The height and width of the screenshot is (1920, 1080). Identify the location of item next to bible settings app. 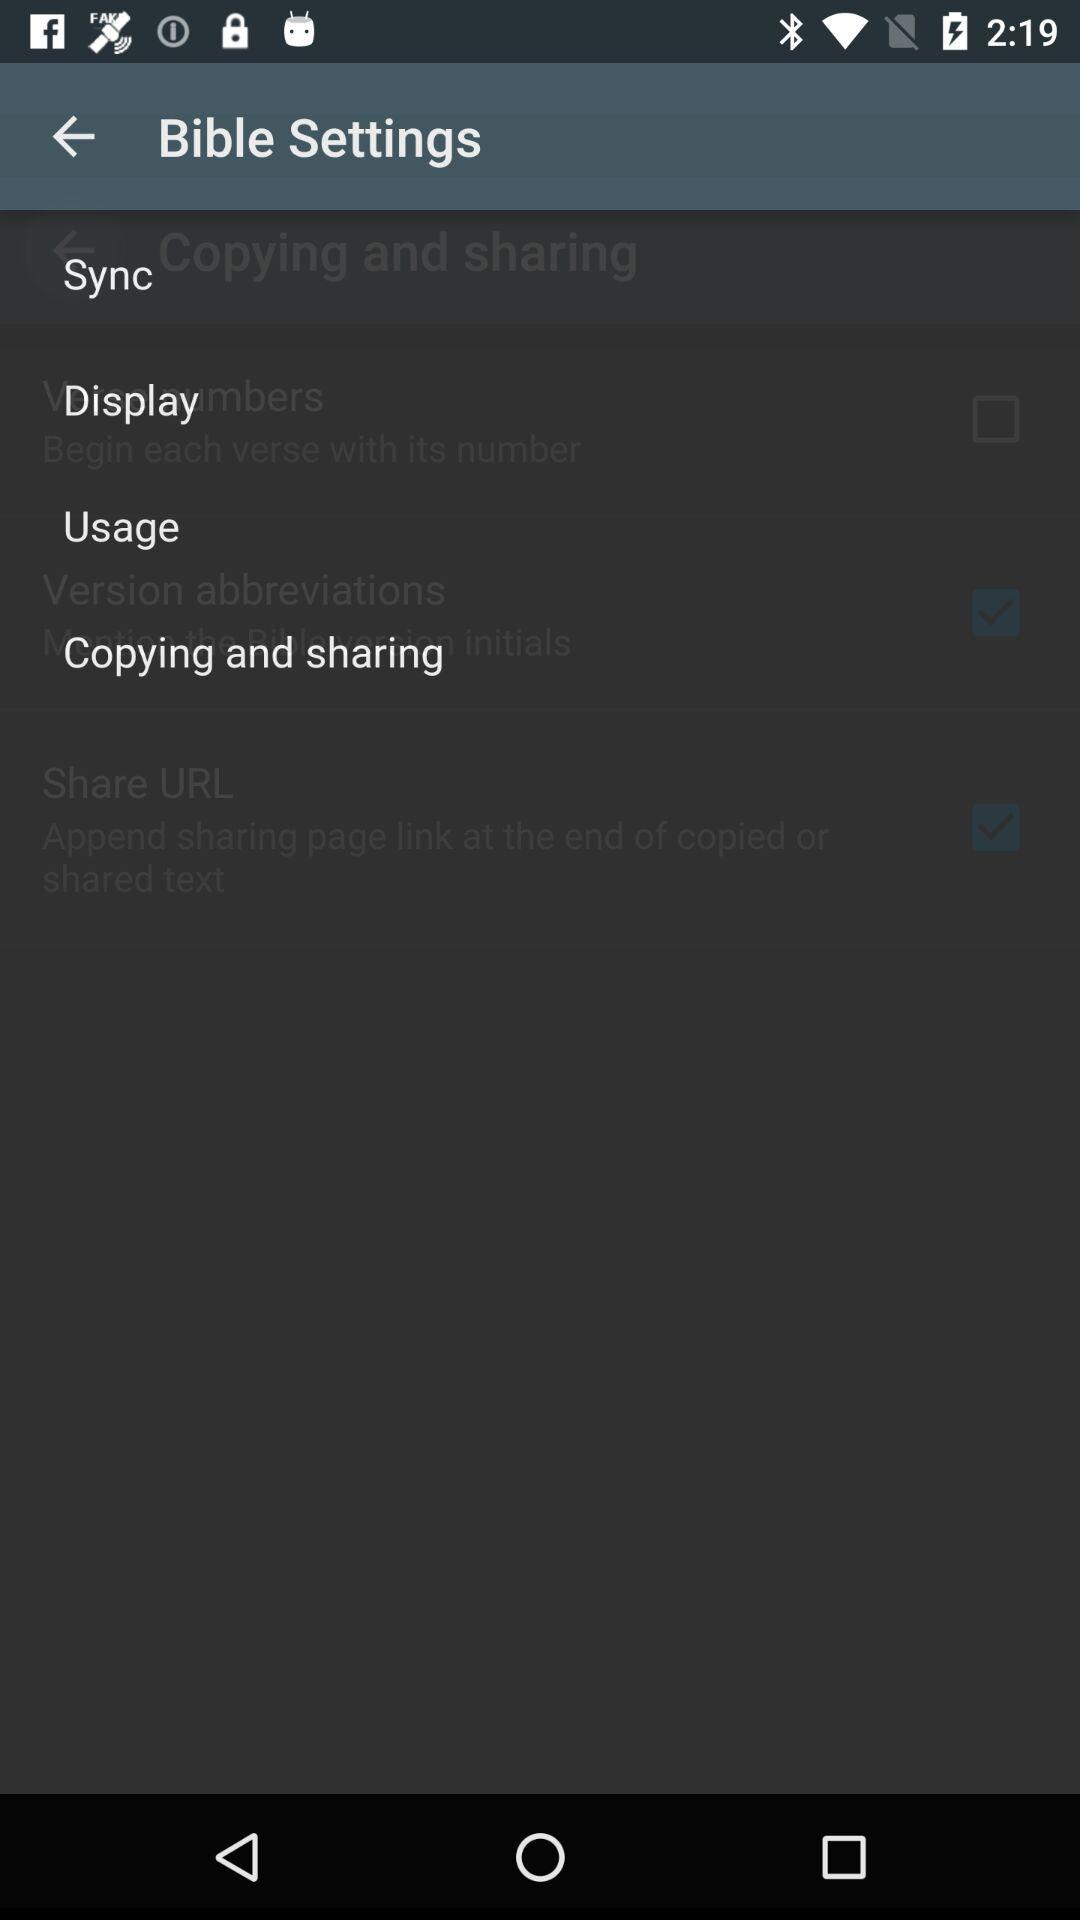
(72, 135).